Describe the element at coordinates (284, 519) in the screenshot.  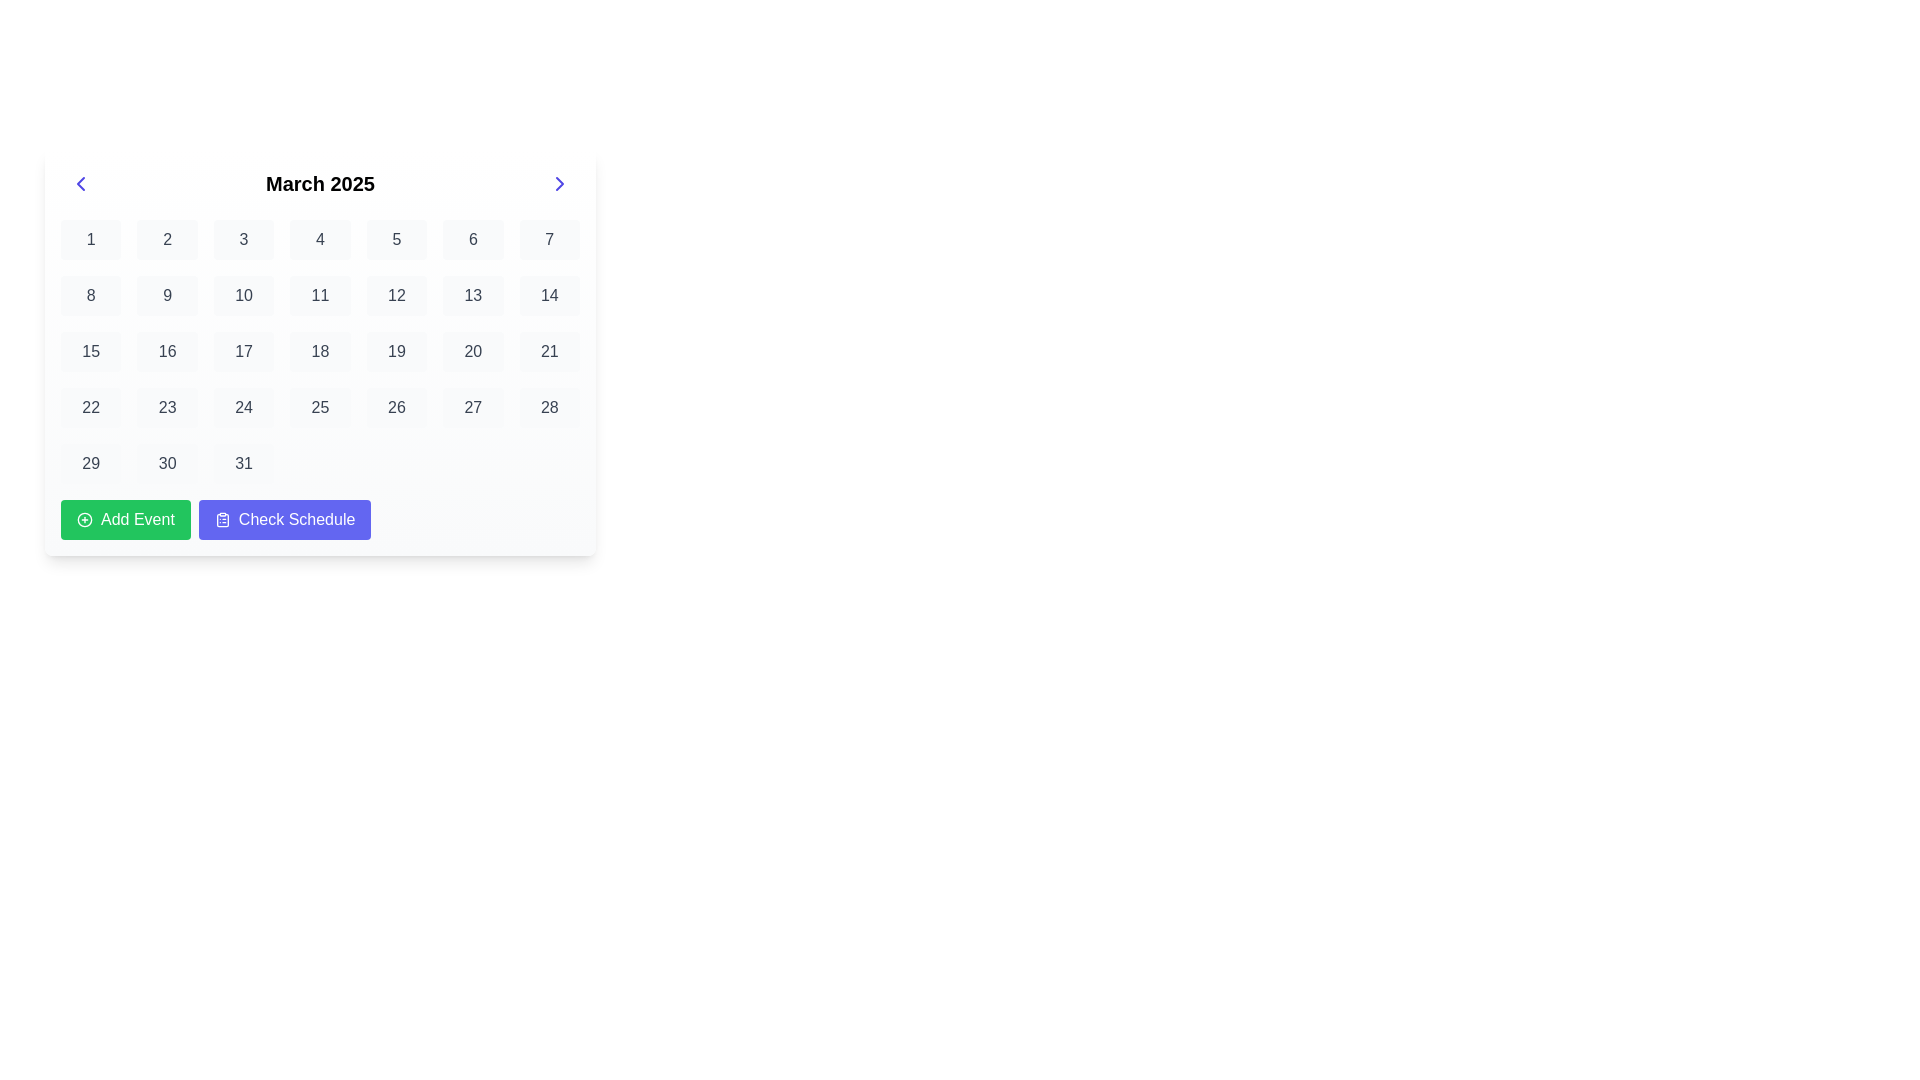
I see `the 'Access Schedule' button, which is the second button in a horizontal layout below the calendar interface, positioned immediately to the right of the green 'Add Event' button` at that location.